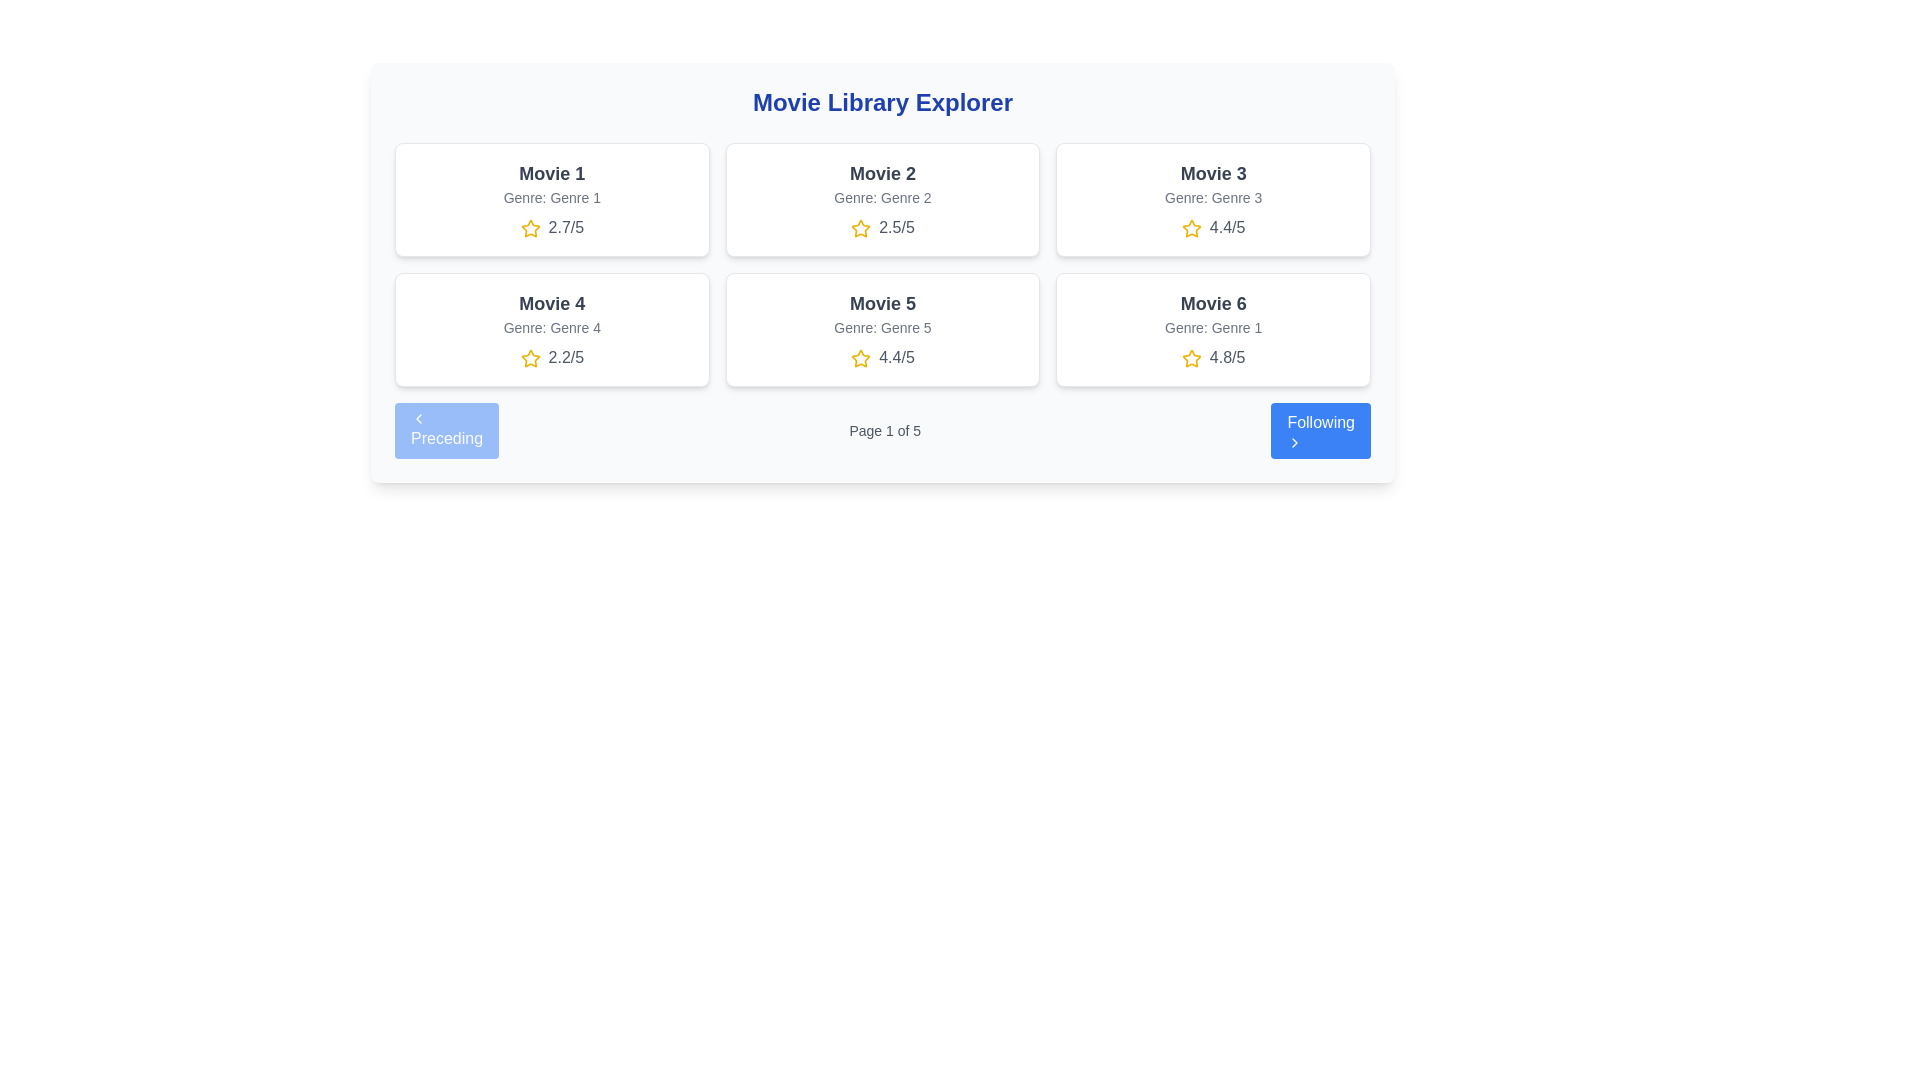  I want to click on the numeric rating text displaying '2.2/5' located below the title 'Movie 4' and adjacent to the yellow star icon in the bottom-left card of the grid layout, so click(565, 356).